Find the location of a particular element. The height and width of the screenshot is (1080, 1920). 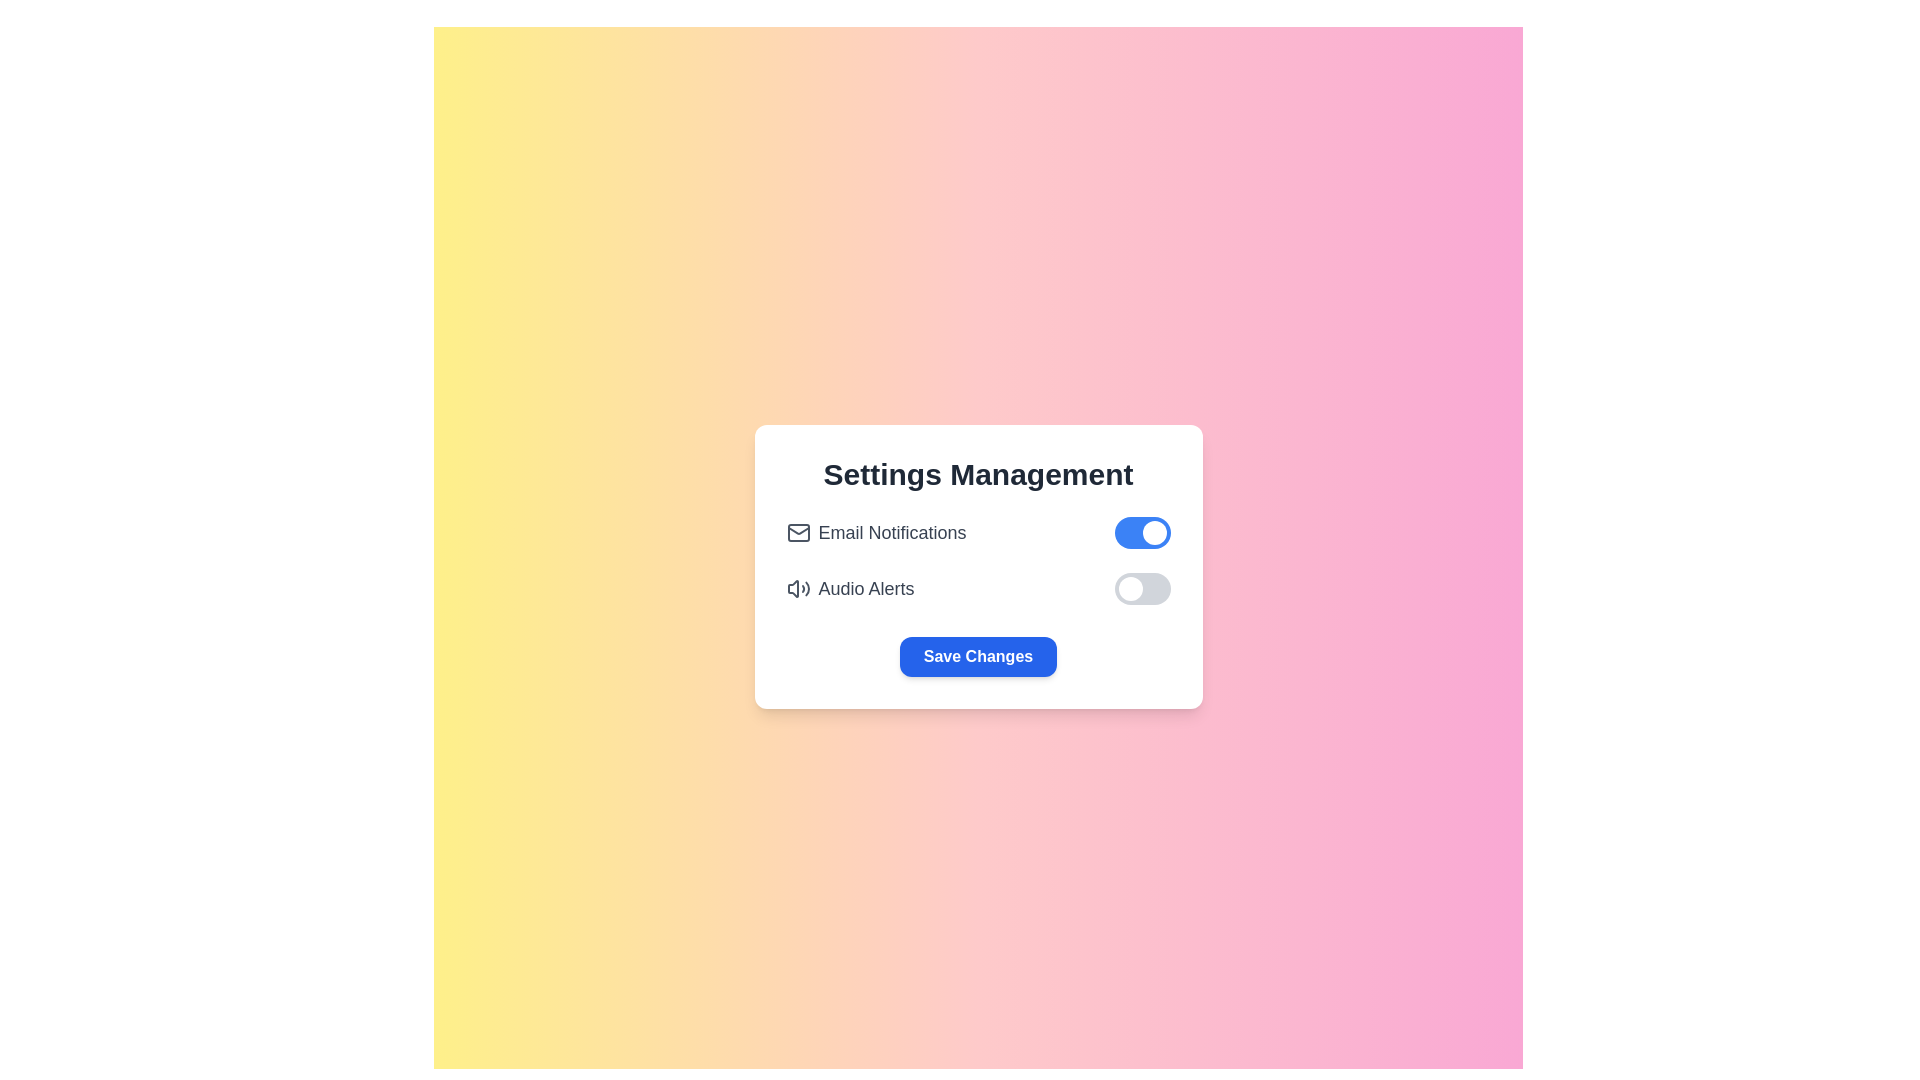

the label with an icon that describes the audio alert notifications toggle switch, located under 'Email Notifications' in the settings section is located at coordinates (850, 588).